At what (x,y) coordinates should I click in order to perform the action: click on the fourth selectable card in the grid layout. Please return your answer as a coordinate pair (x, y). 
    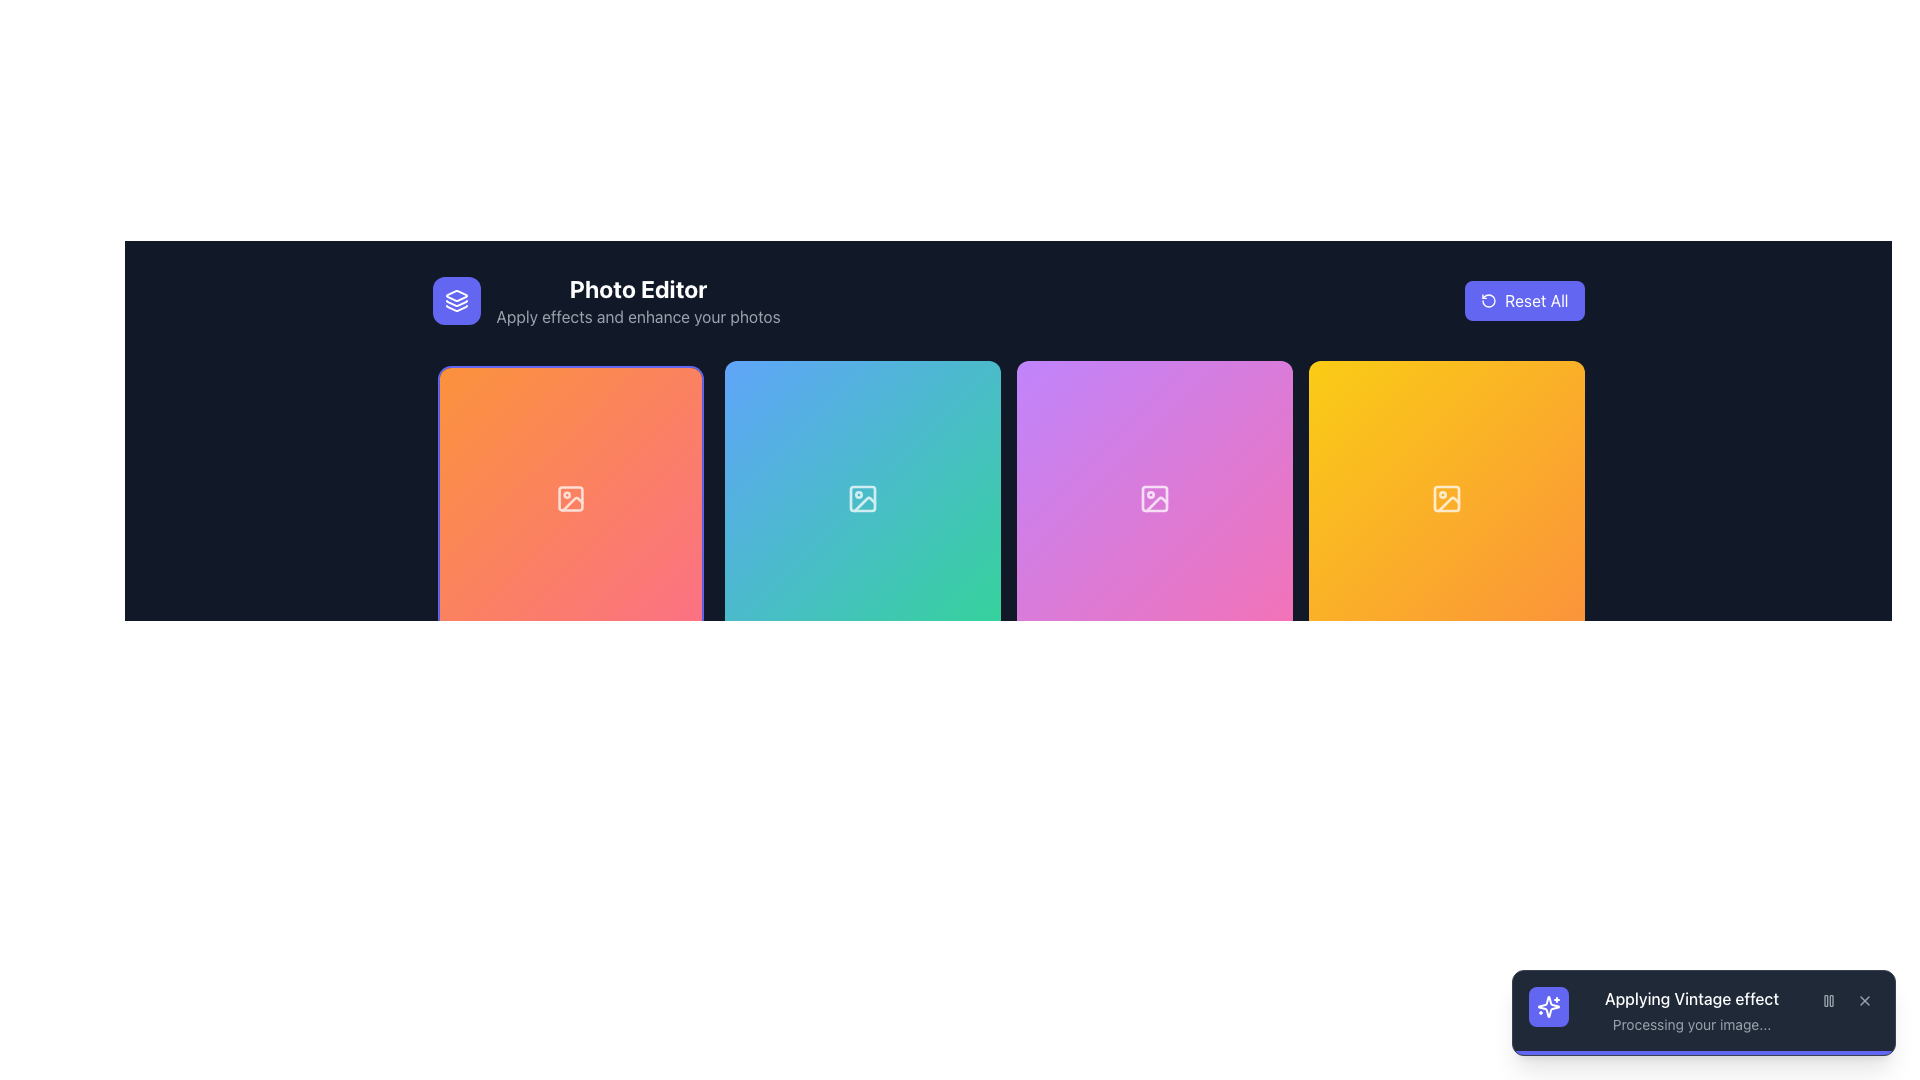
    Looking at the image, I should click on (1446, 497).